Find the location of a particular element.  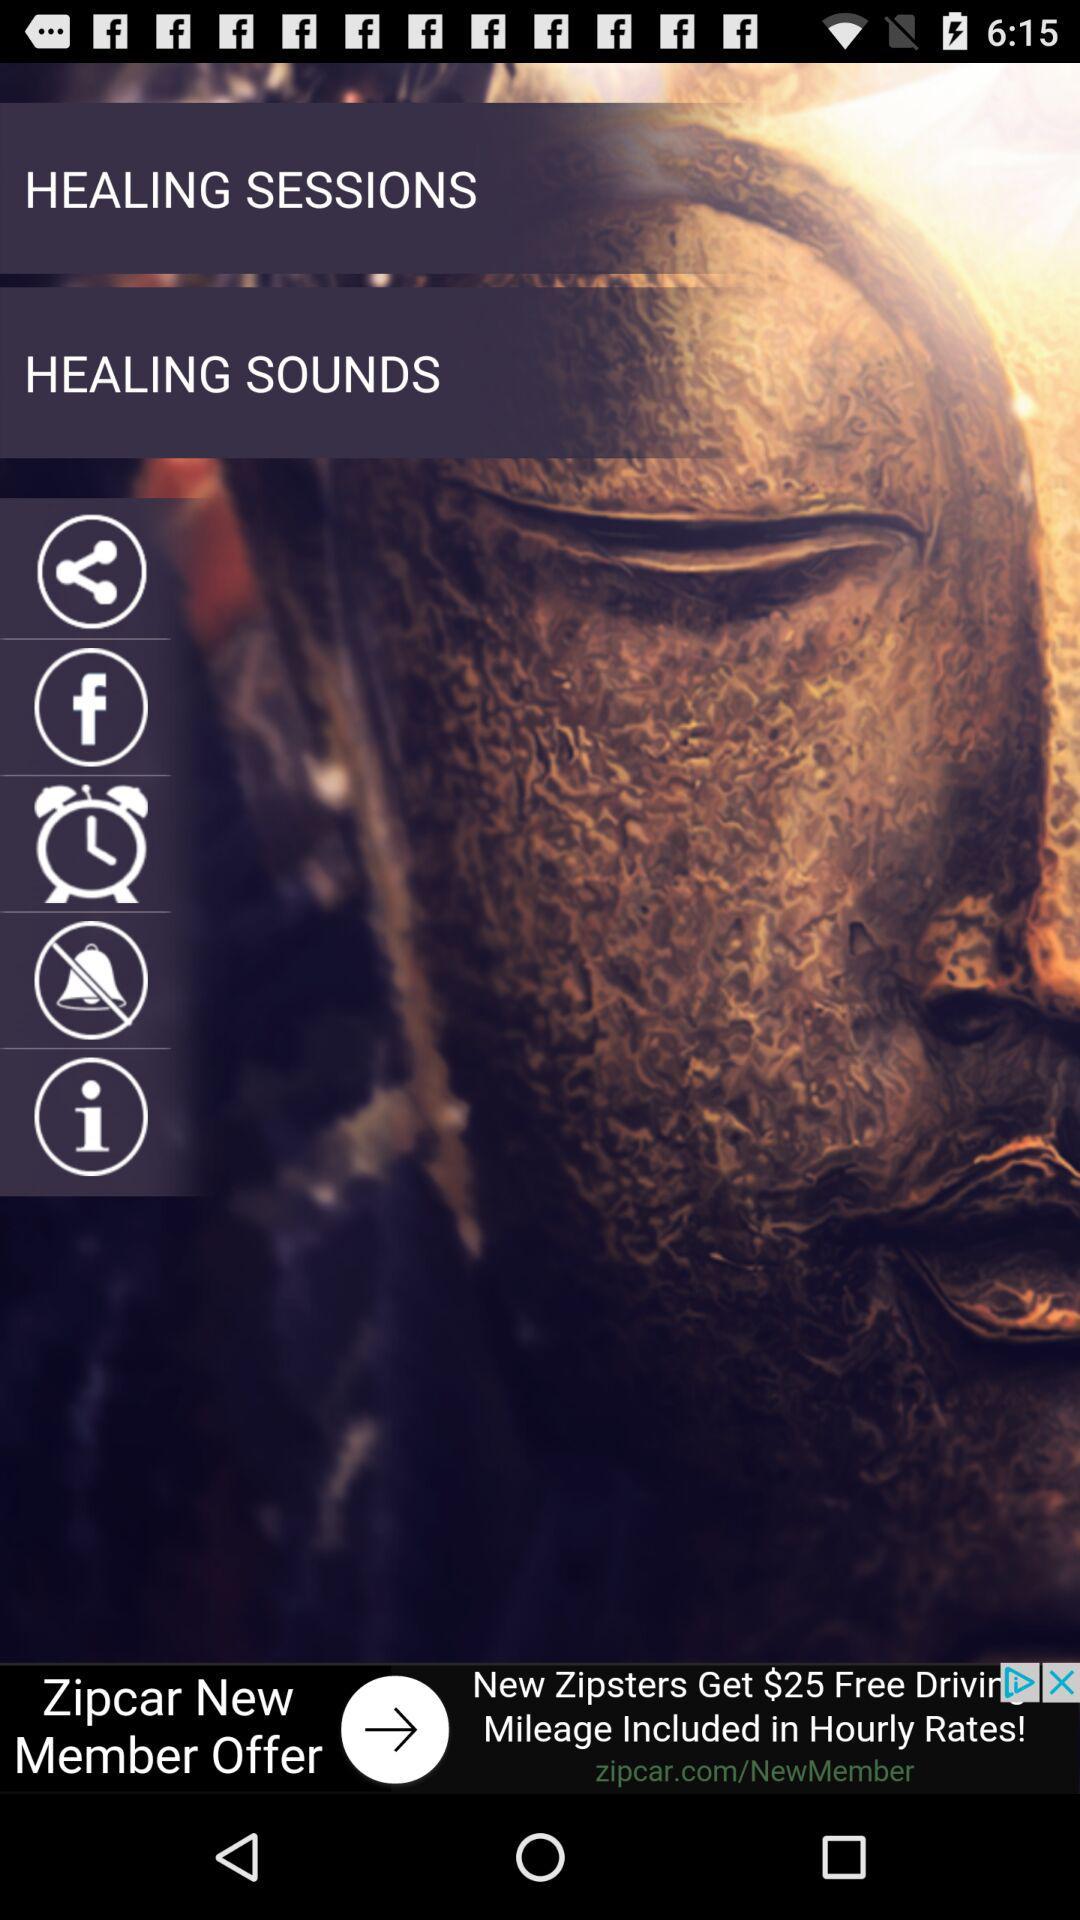

share is located at coordinates (91, 569).